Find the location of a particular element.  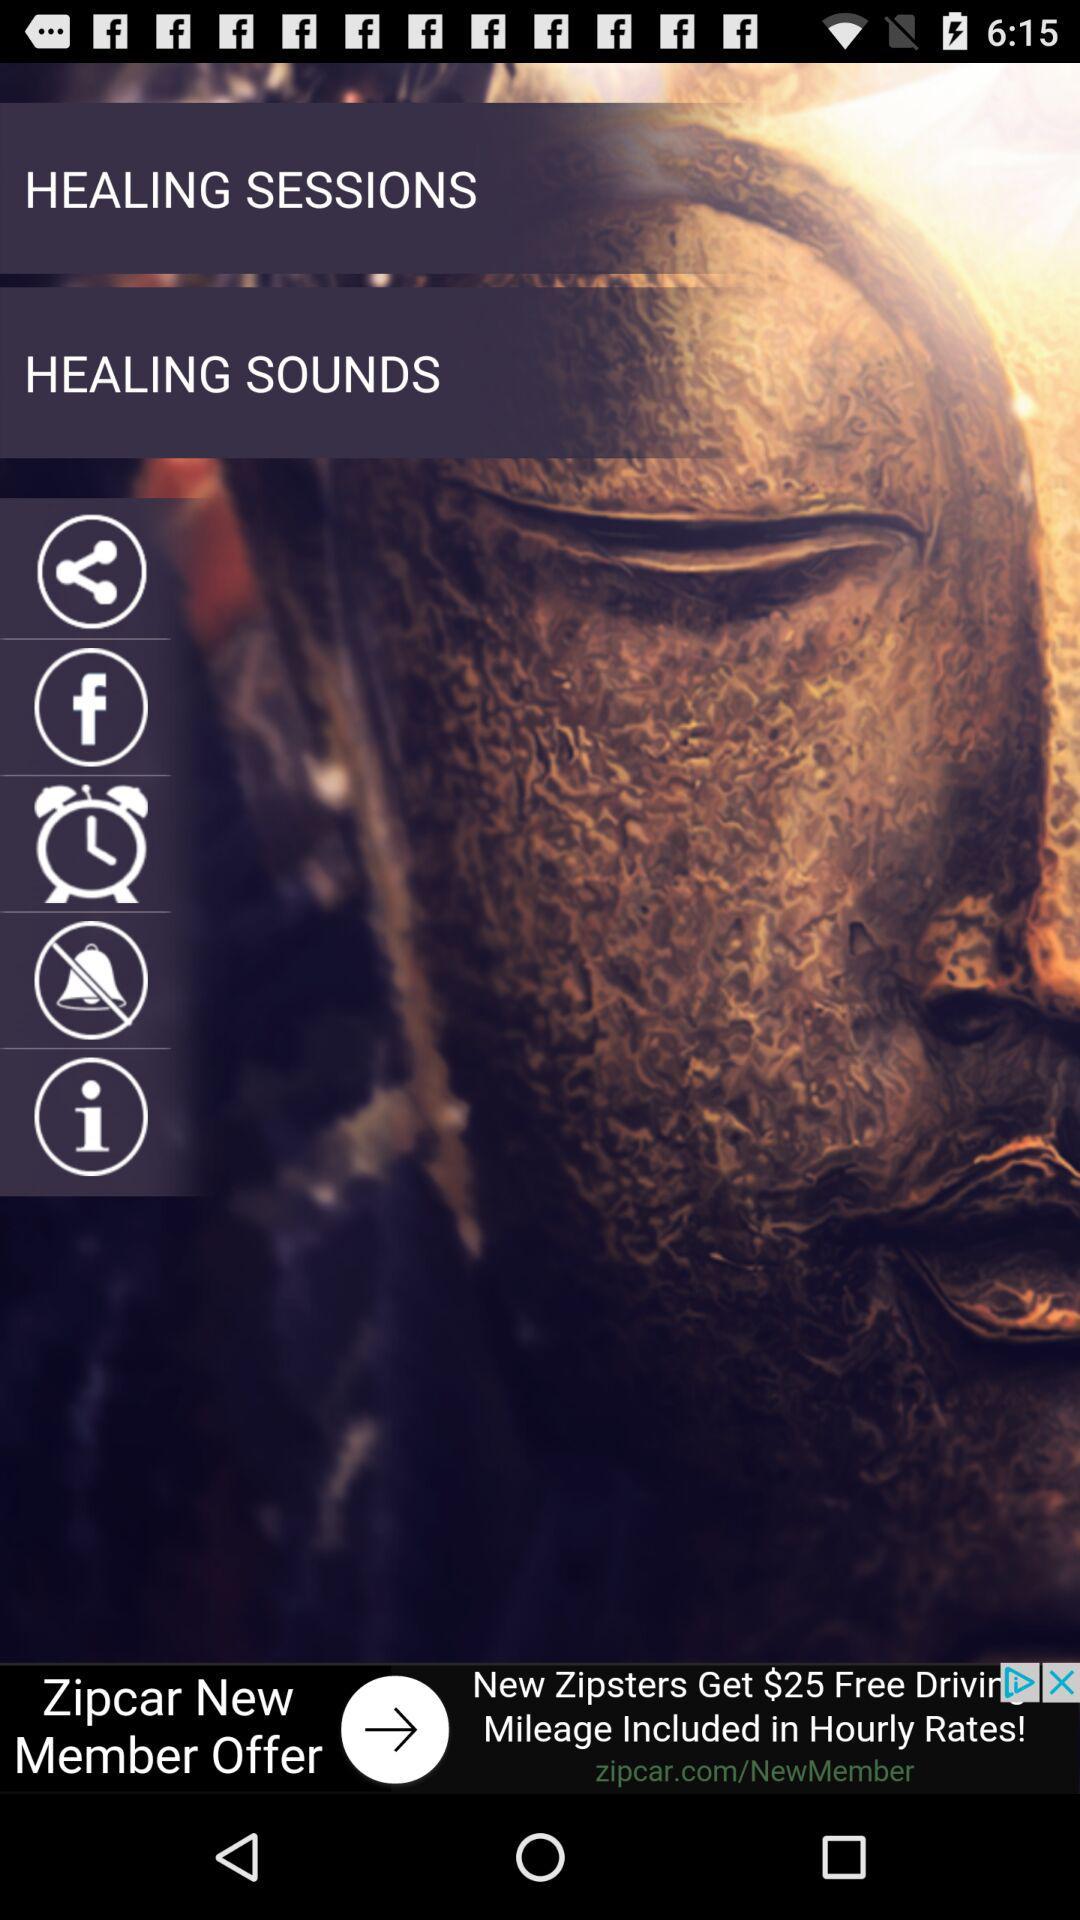

share is located at coordinates (91, 569).